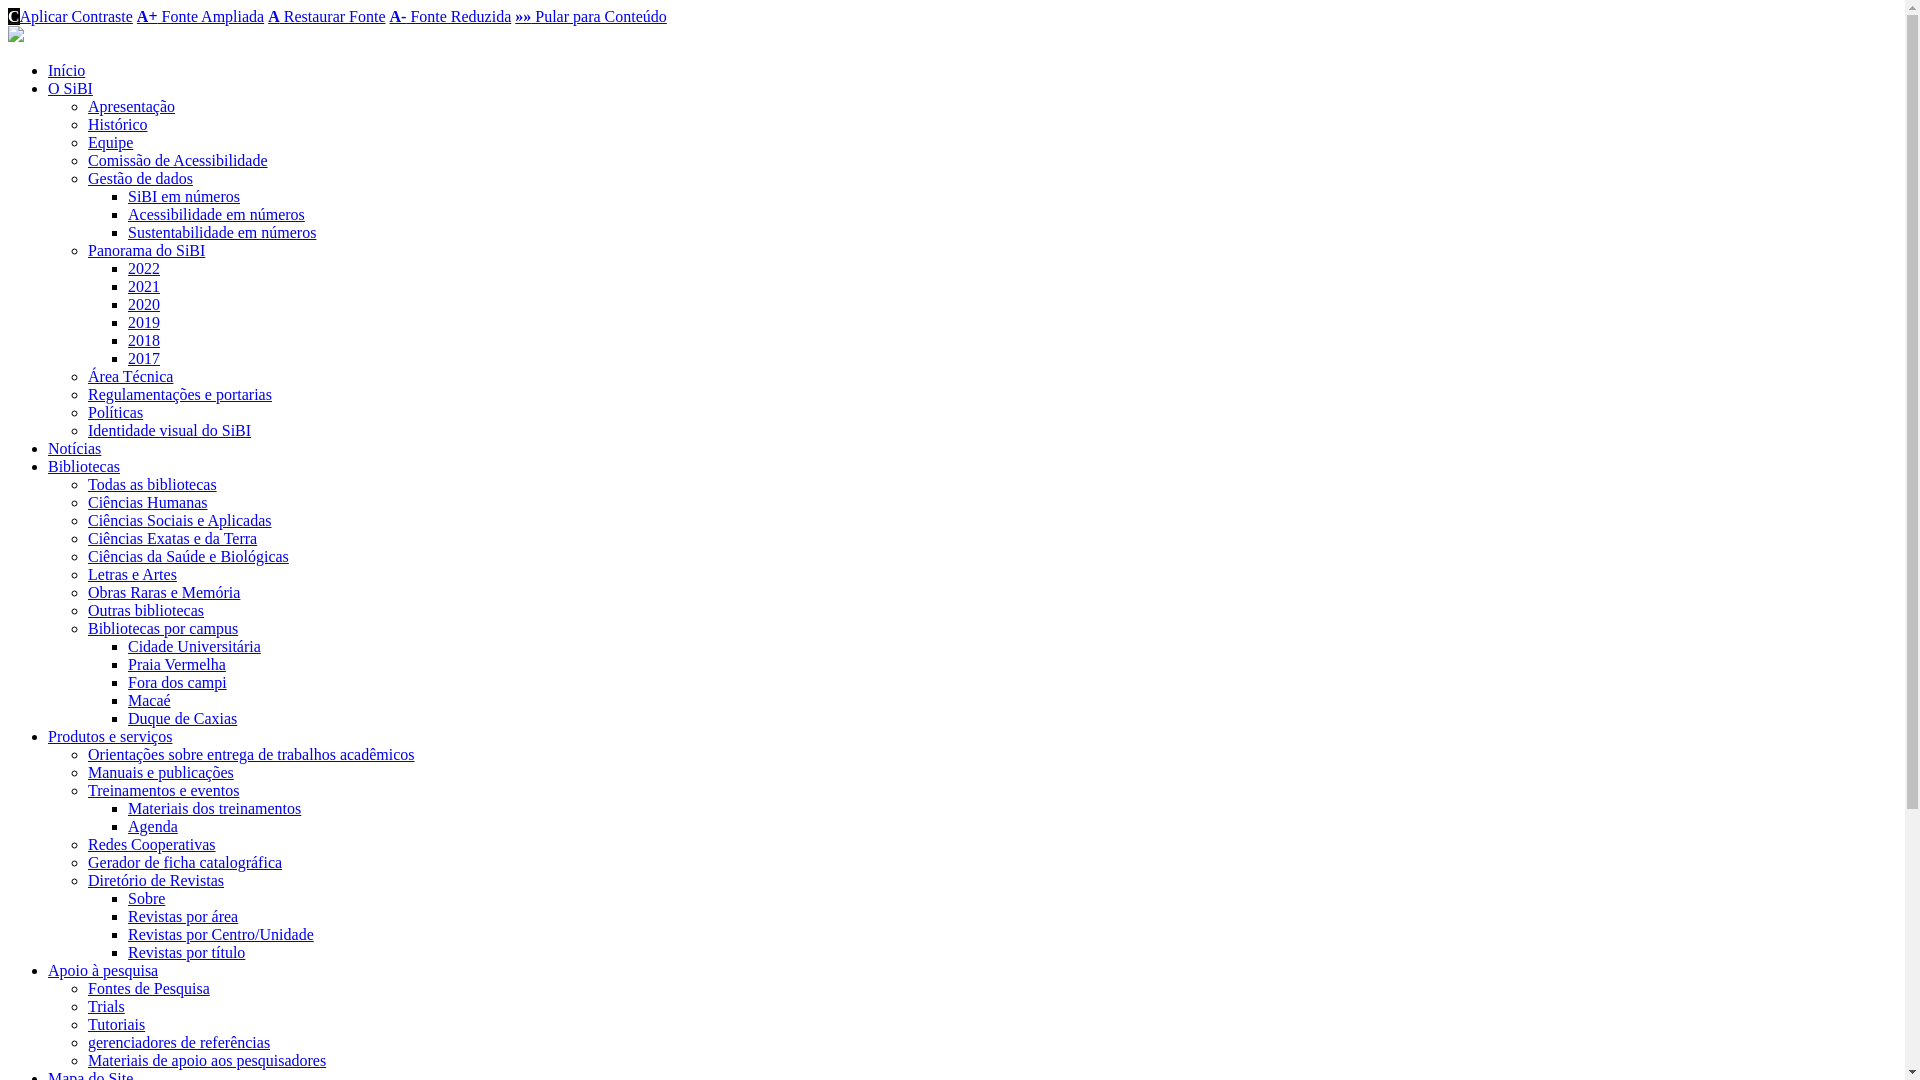  Describe the element at coordinates (163, 789) in the screenshot. I see `'Treinamentos e eventos'` at that location.